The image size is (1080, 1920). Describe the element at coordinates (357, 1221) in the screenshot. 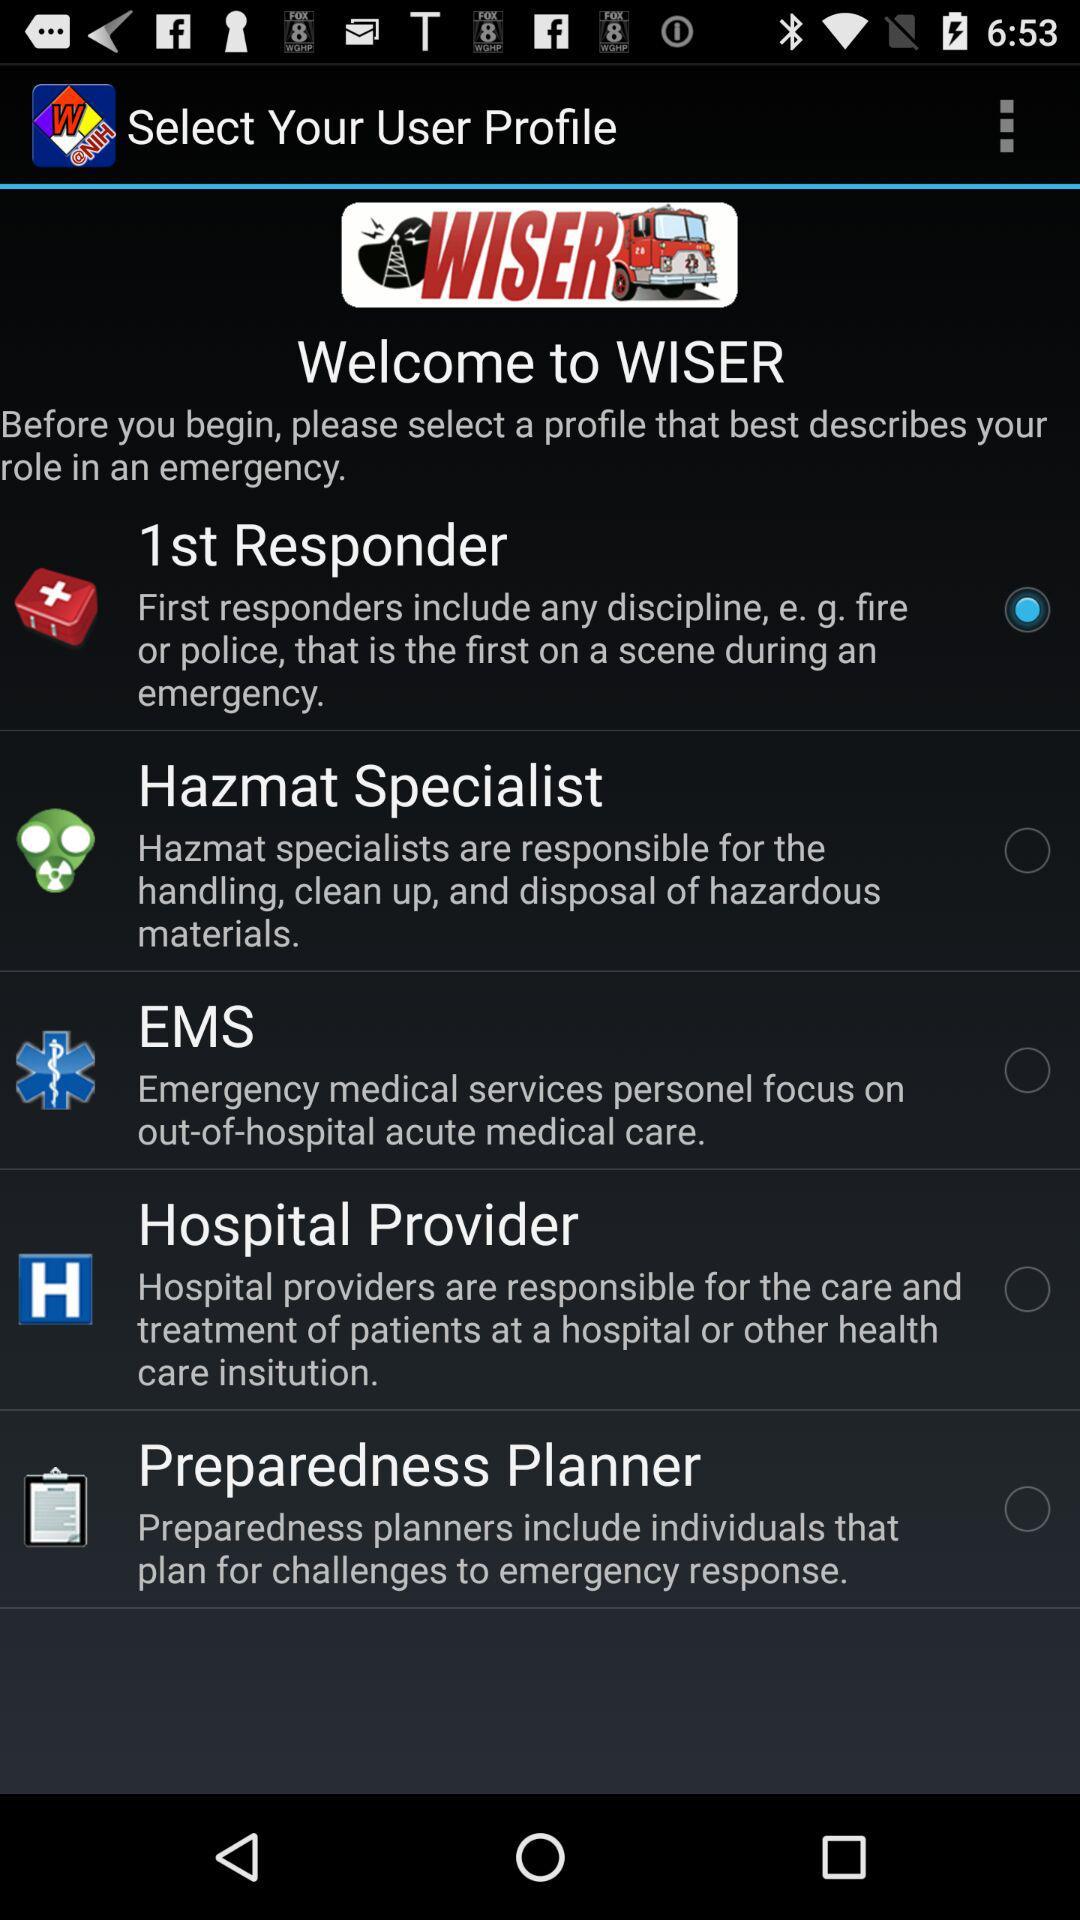

I see `item above hospital providers are` at that location.